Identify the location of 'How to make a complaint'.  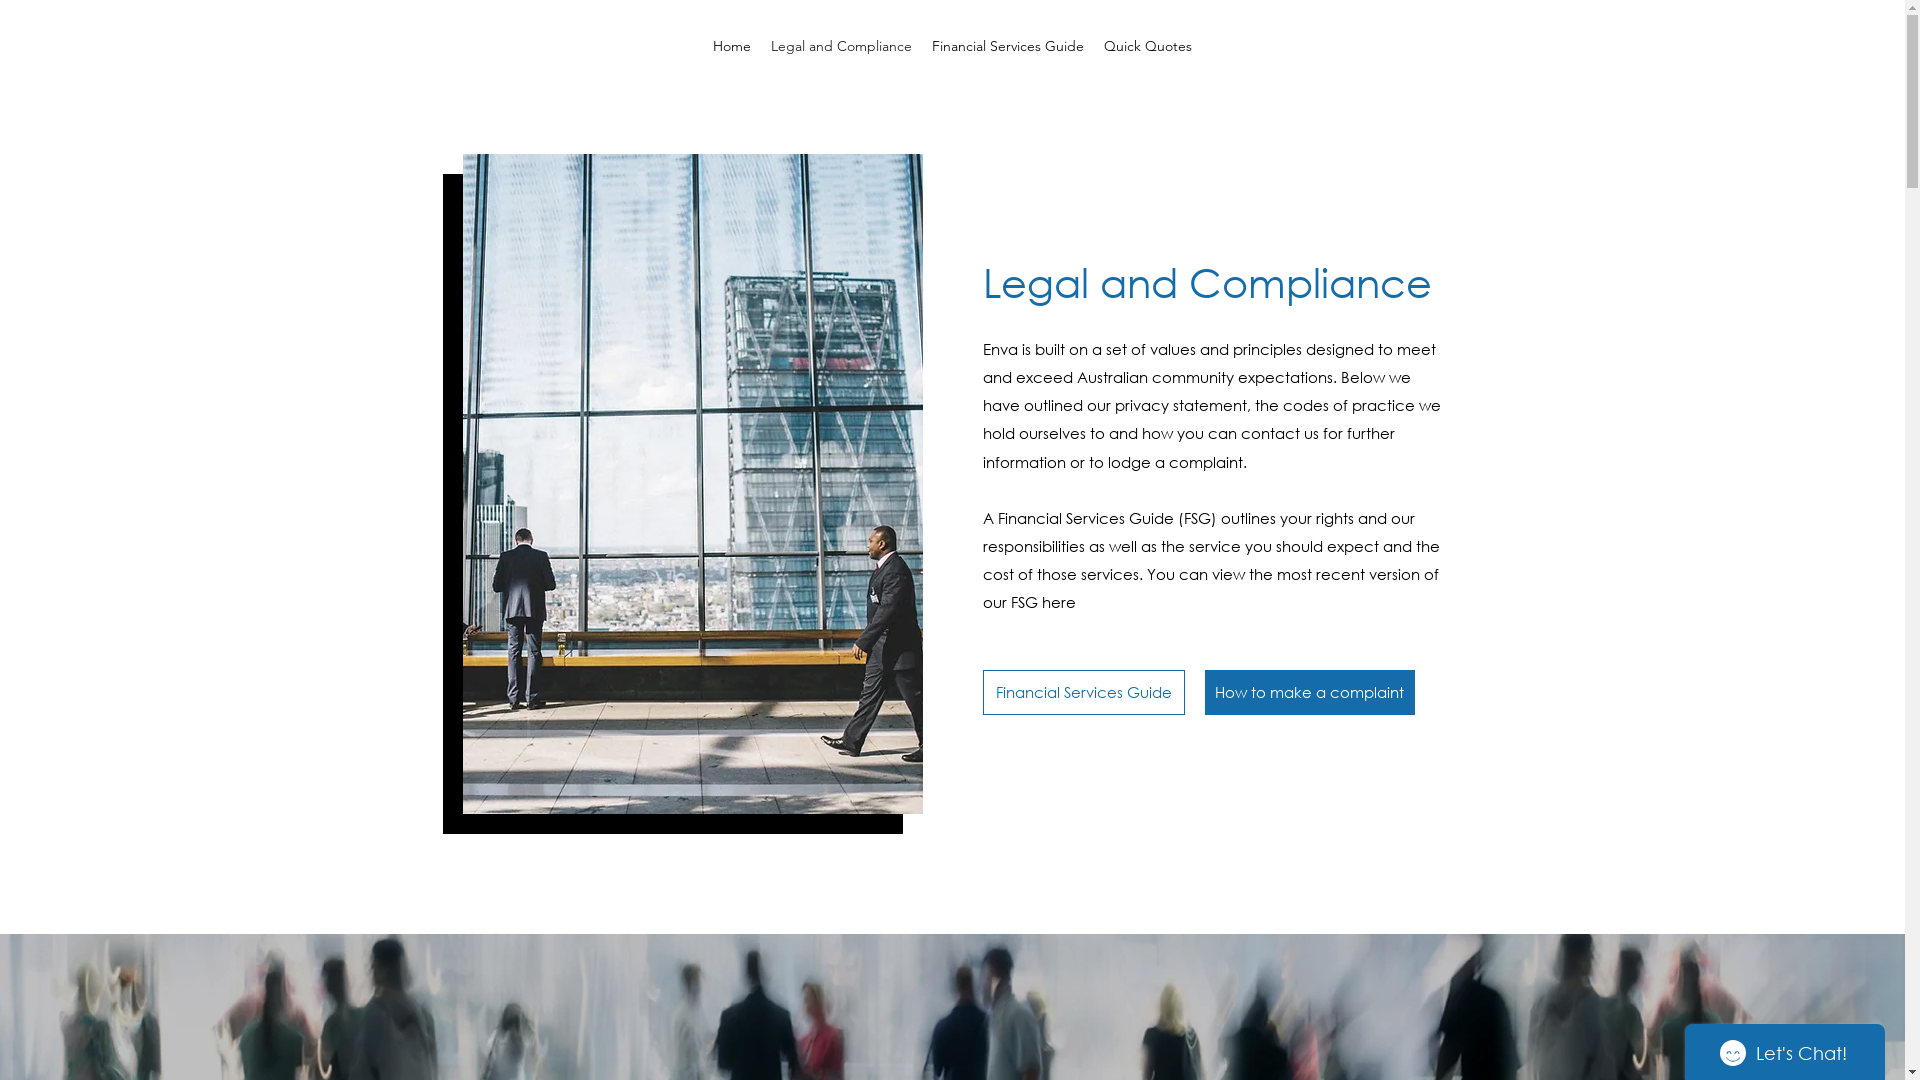
(1309, 691).